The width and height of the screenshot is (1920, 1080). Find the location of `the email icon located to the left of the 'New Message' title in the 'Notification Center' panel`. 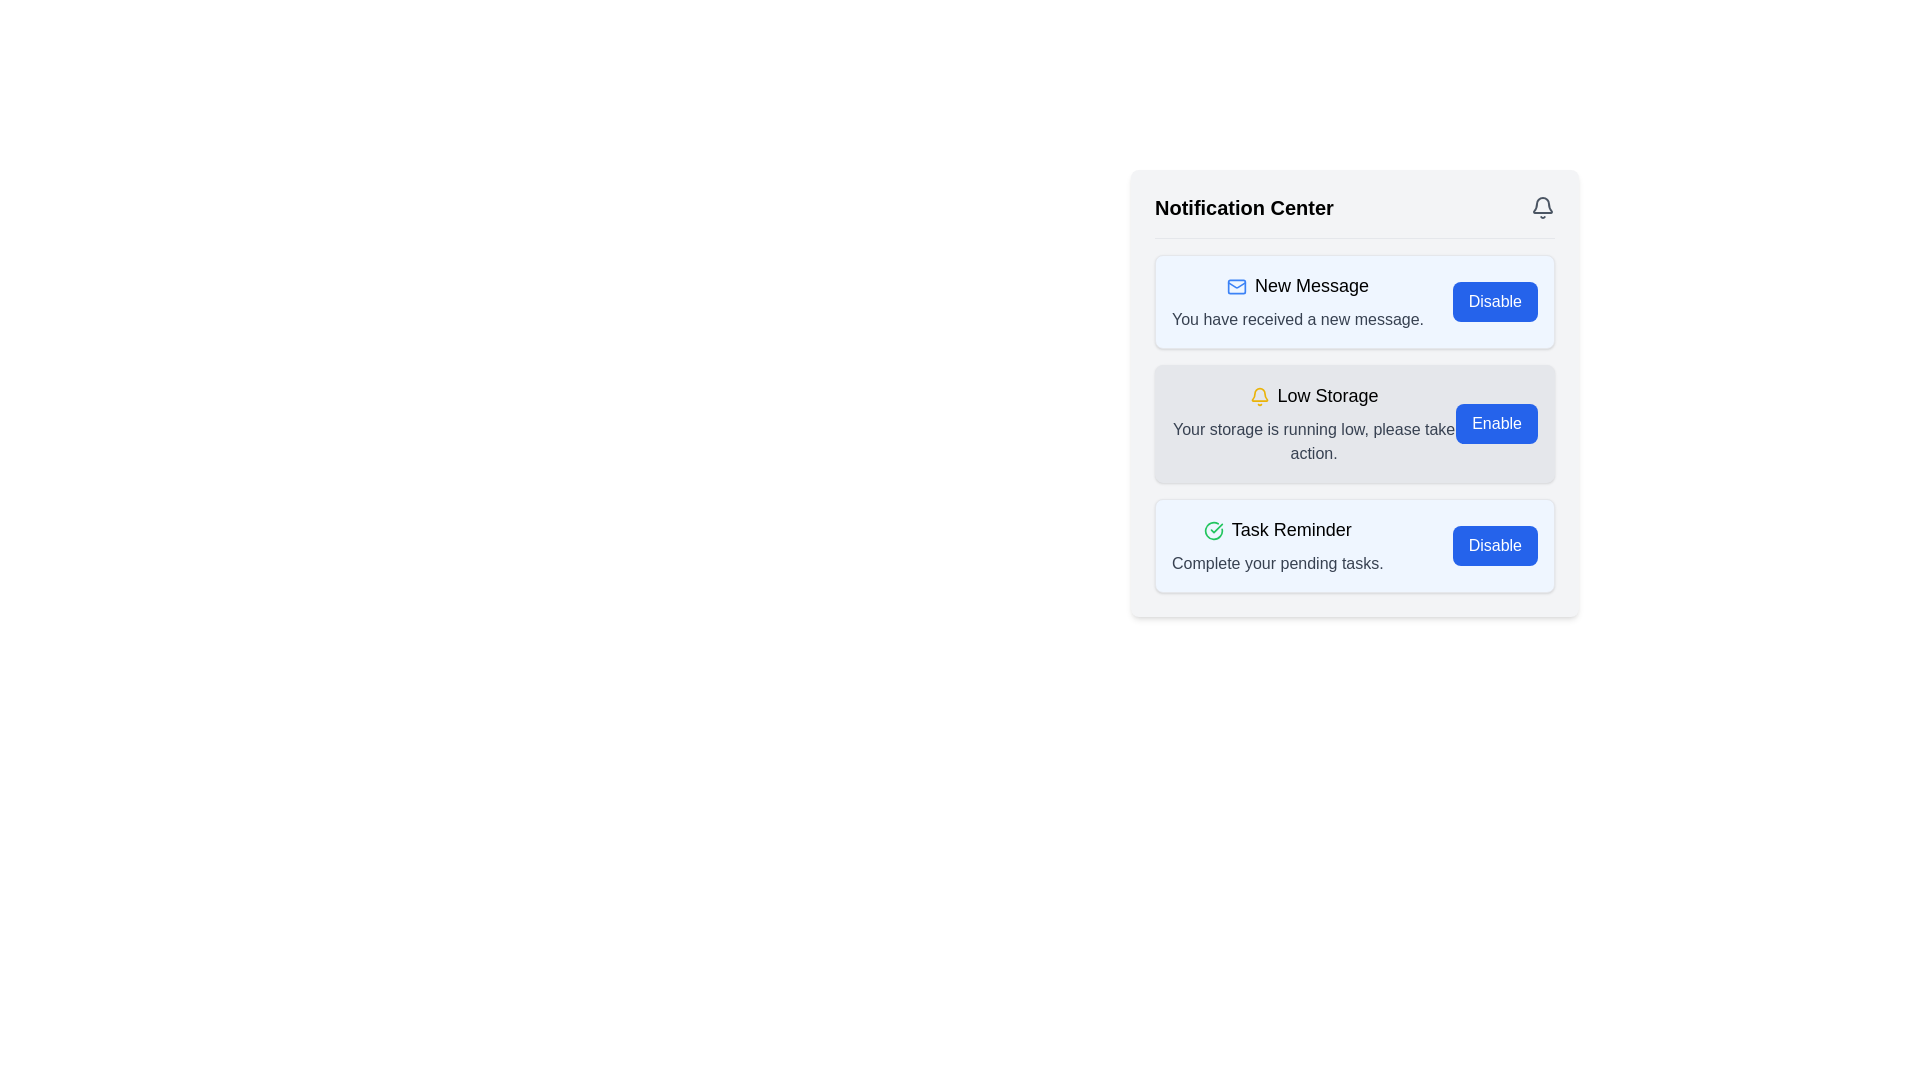

the email icon located to the left of the 'New Message' title in the 'Notification Center' panel is located at coordinates (1236, 287).